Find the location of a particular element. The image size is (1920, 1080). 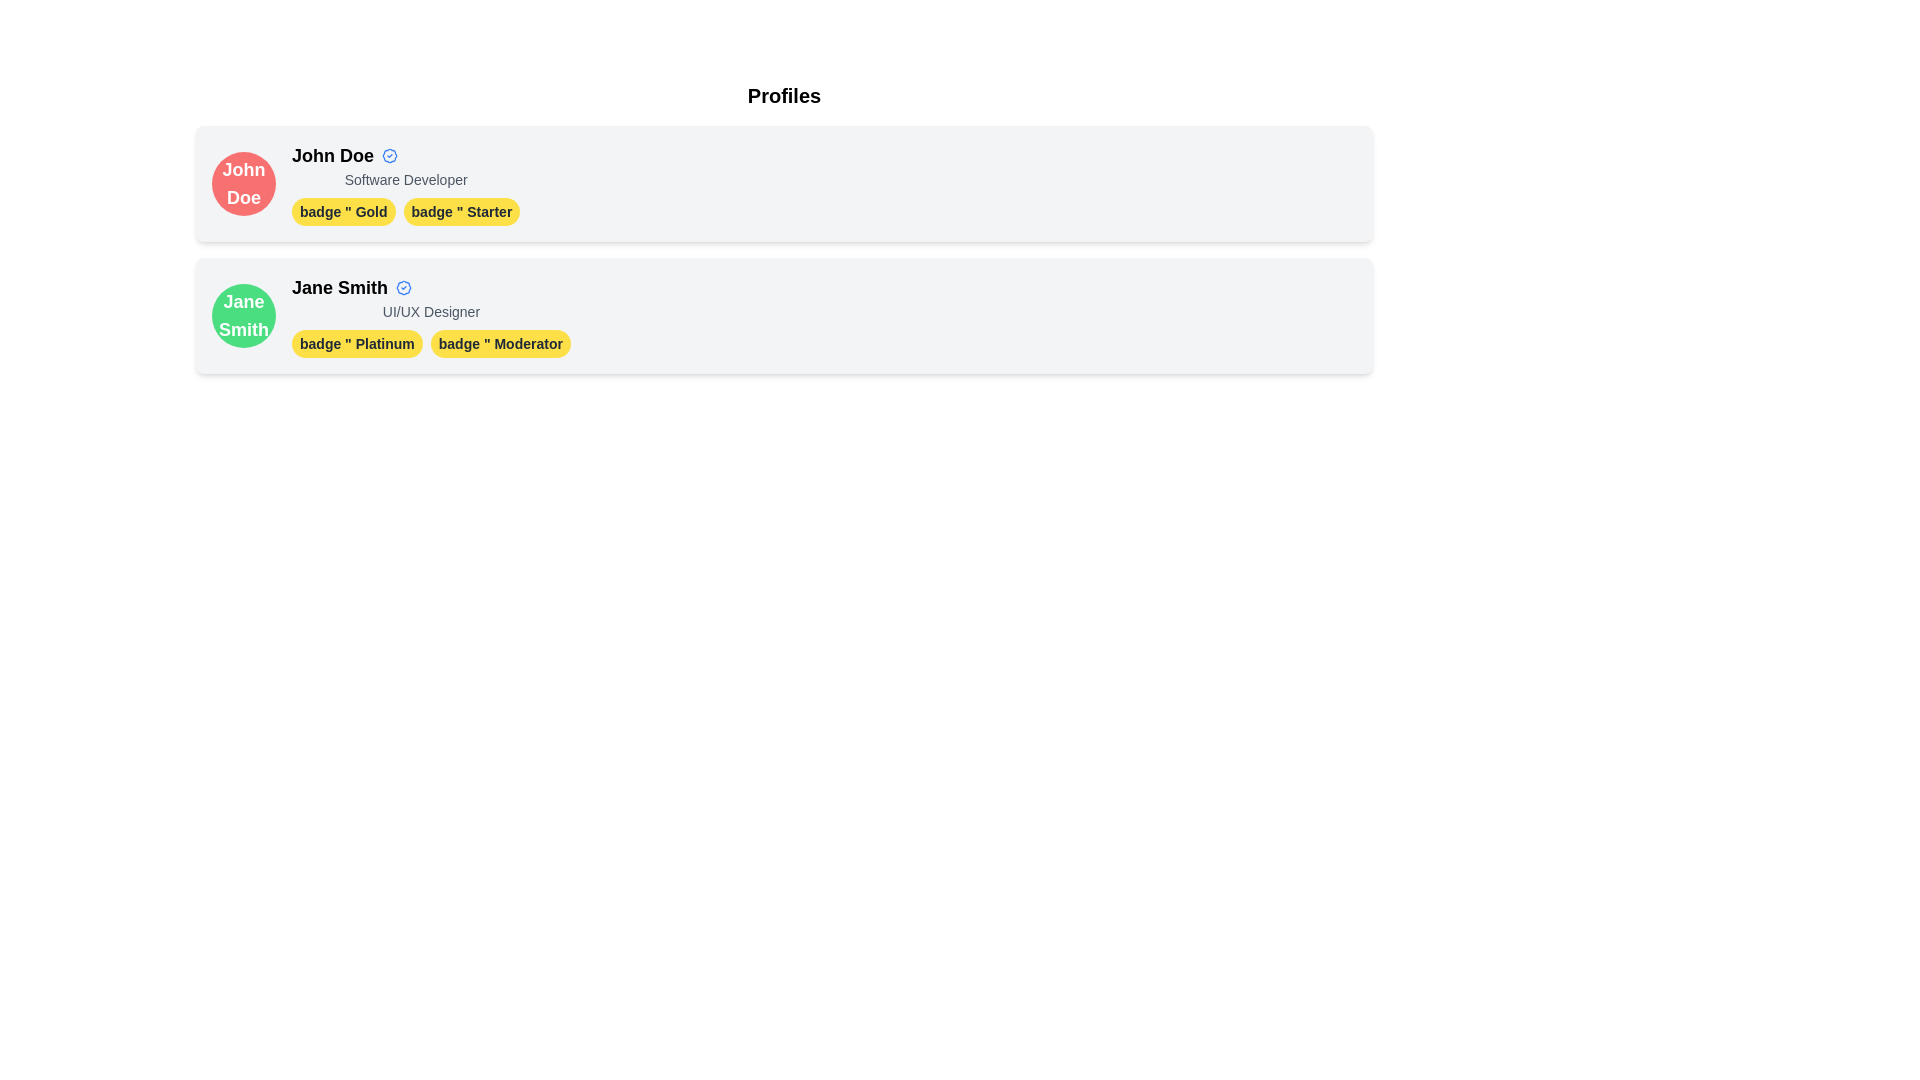

the badge styled with a yellow background and dark text reading 'badge " Starter' located below 'John Doe' in the first profile card is located at coordinates (460, 212).